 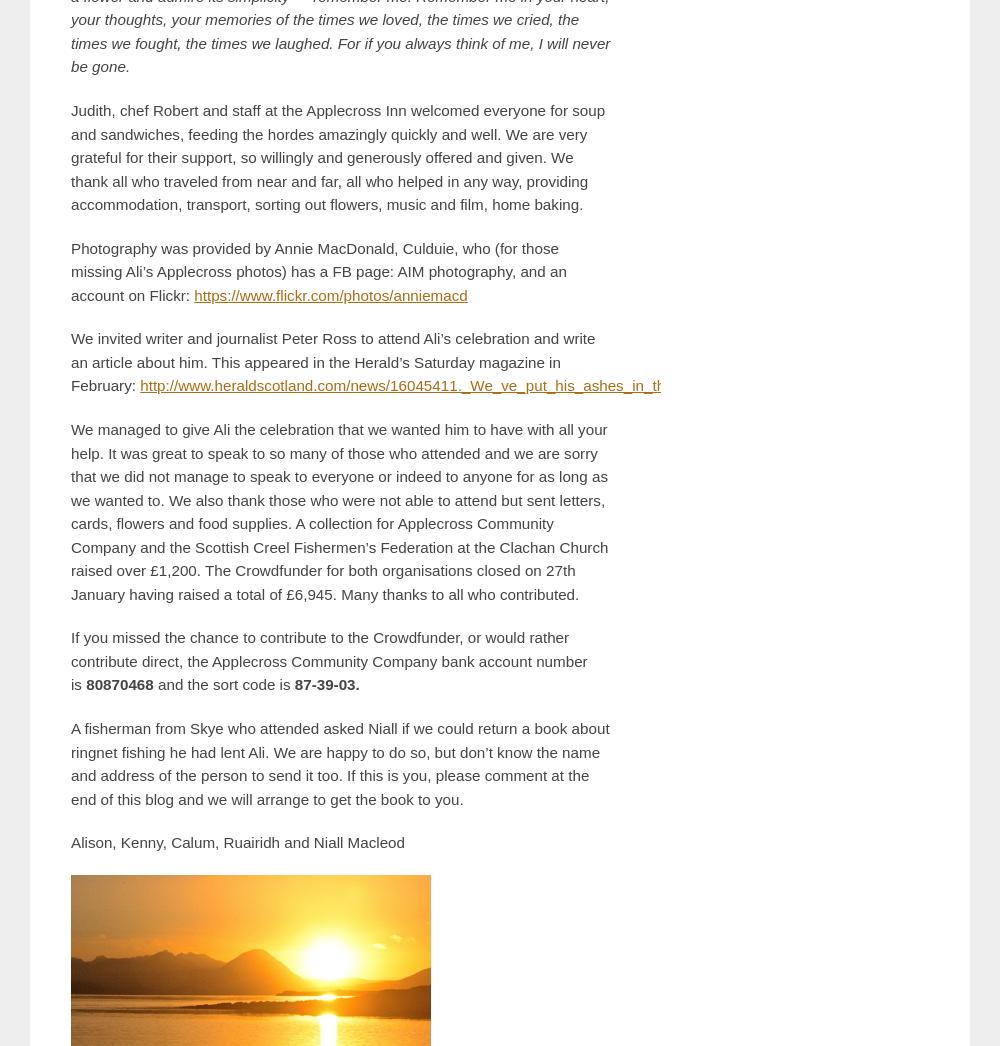 What do you see at coordinates (328, 659) in the screenshot?
I see `'If you missed the chance to contribute to the Crowdfunder, or would rather contribute direct, the Applecross Community Company bank account number is'` at bounding box center [328, 659].